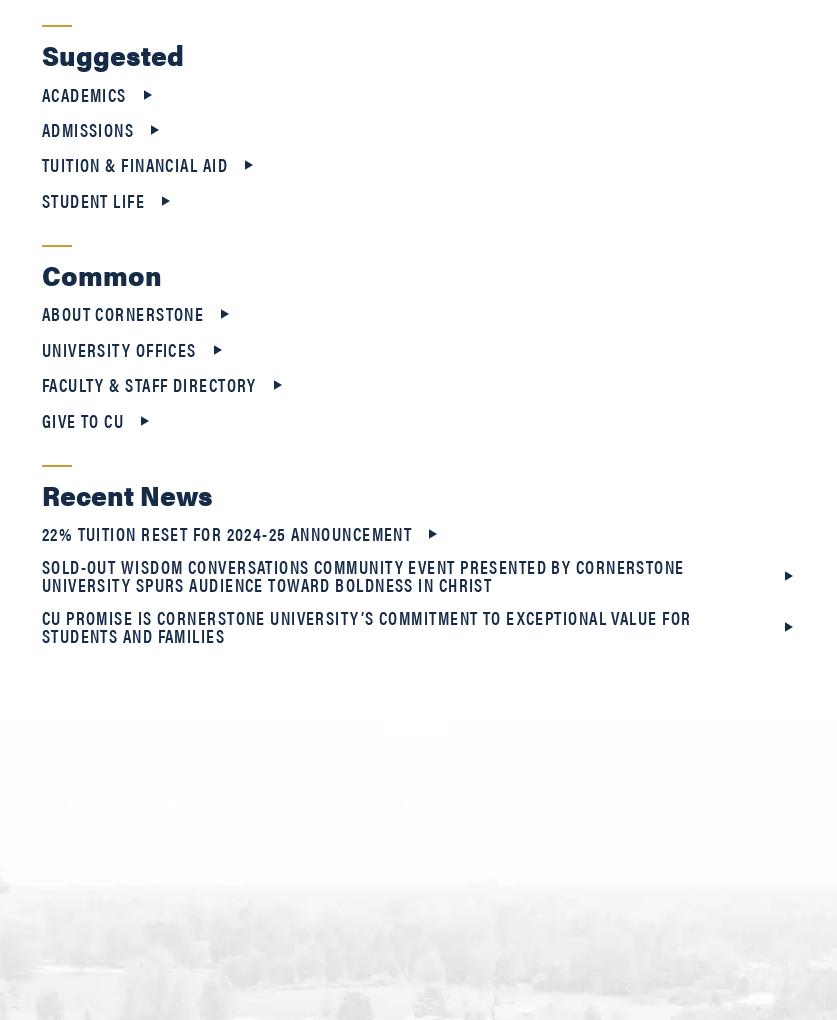 The height and width of the screenshot is (1020, 837). What do you see at coordinates (118, 347) in the screenshot?
I see `'University Offices'` at bounding box center [118, 347].